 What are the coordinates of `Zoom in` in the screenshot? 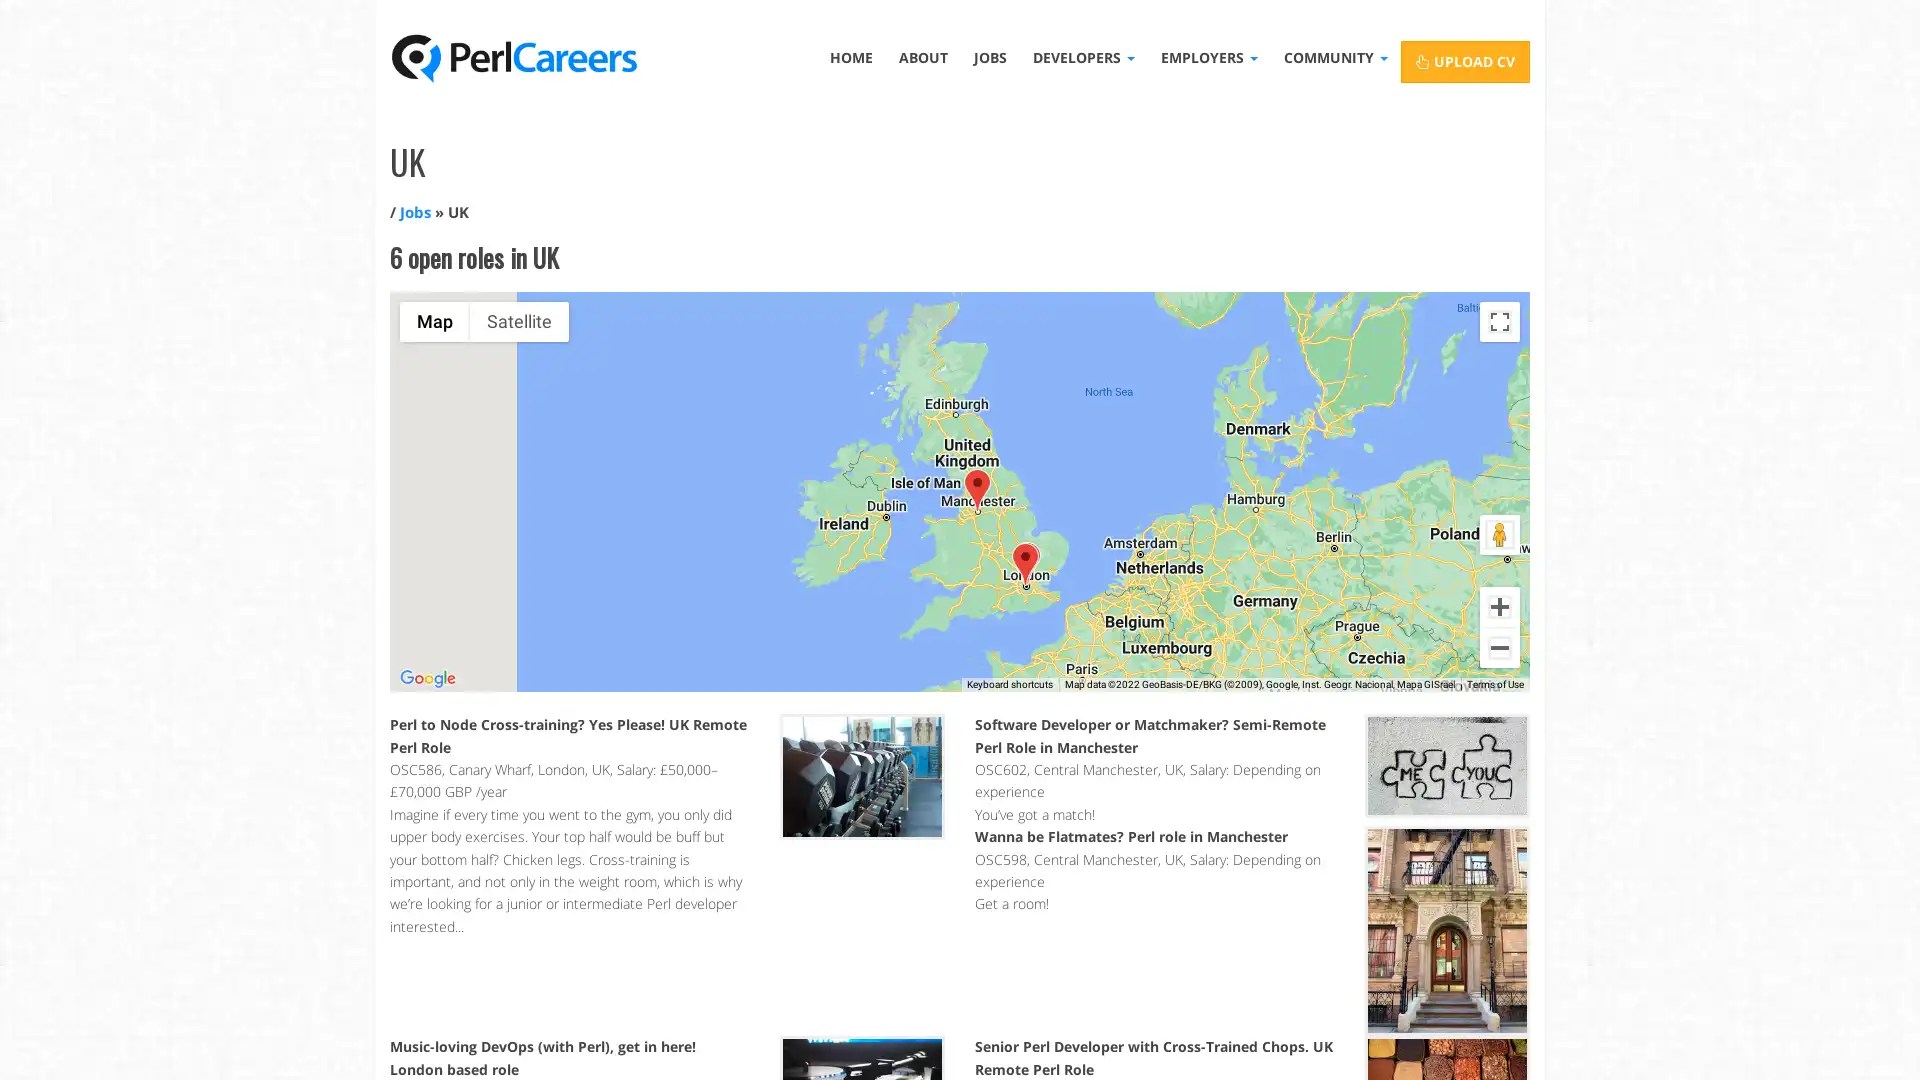 It's located at (1499, 604).